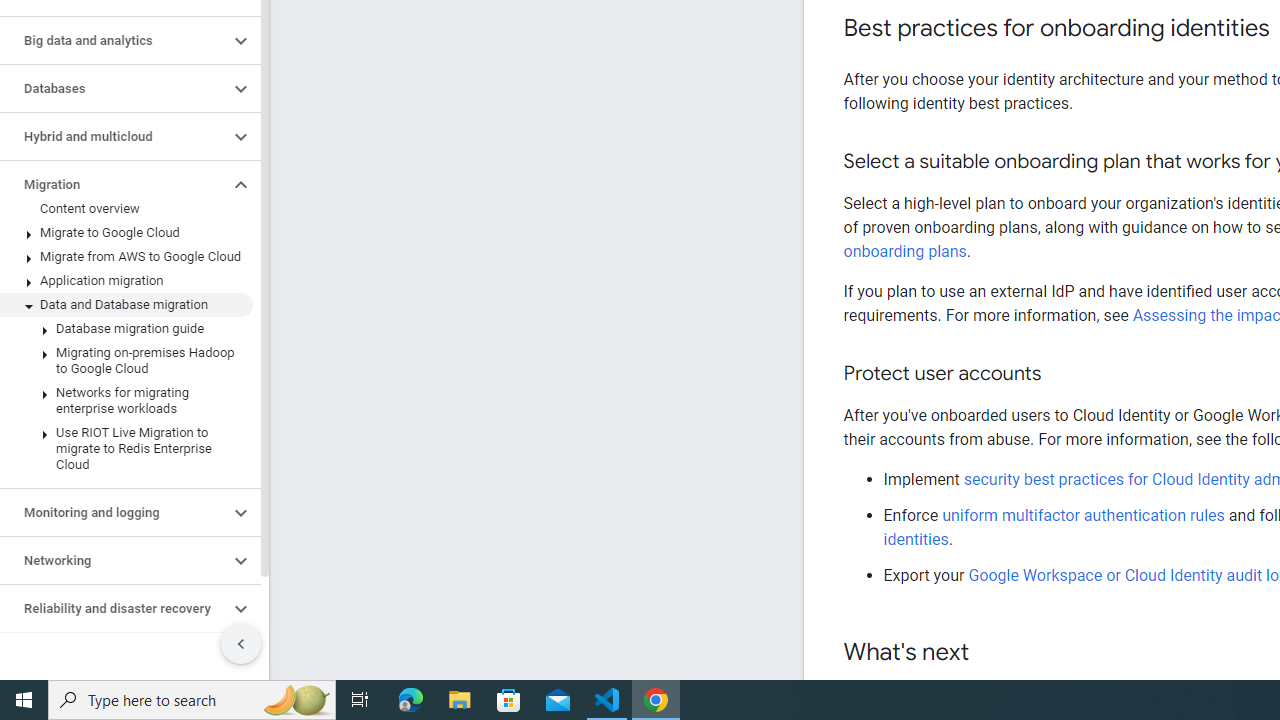 Image resolution: width=1280 pixels, height=720 pixels. I want to click on 'Security and IAM', so click(113, 657).